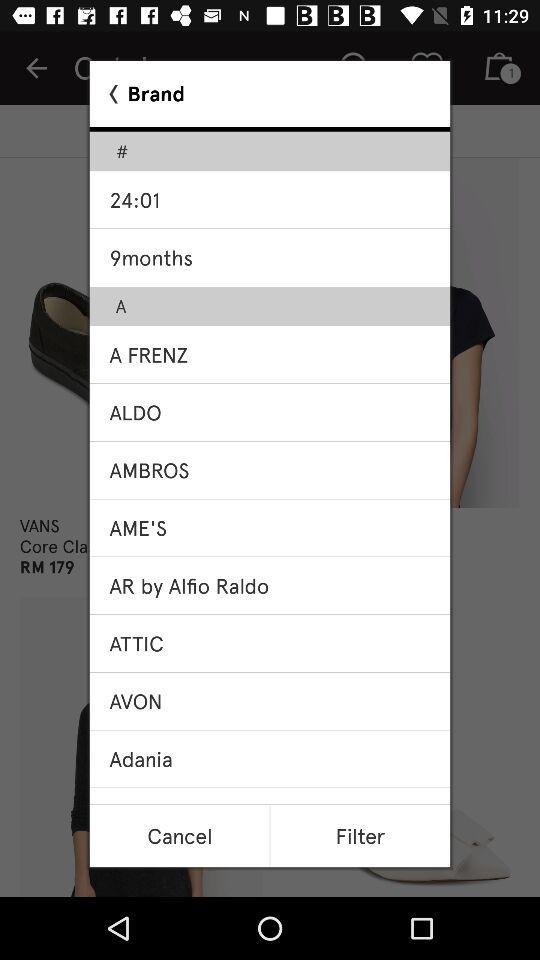  Describe the element at coordinates (179, 836) in the screenshot. I see `the cancel` at that location.